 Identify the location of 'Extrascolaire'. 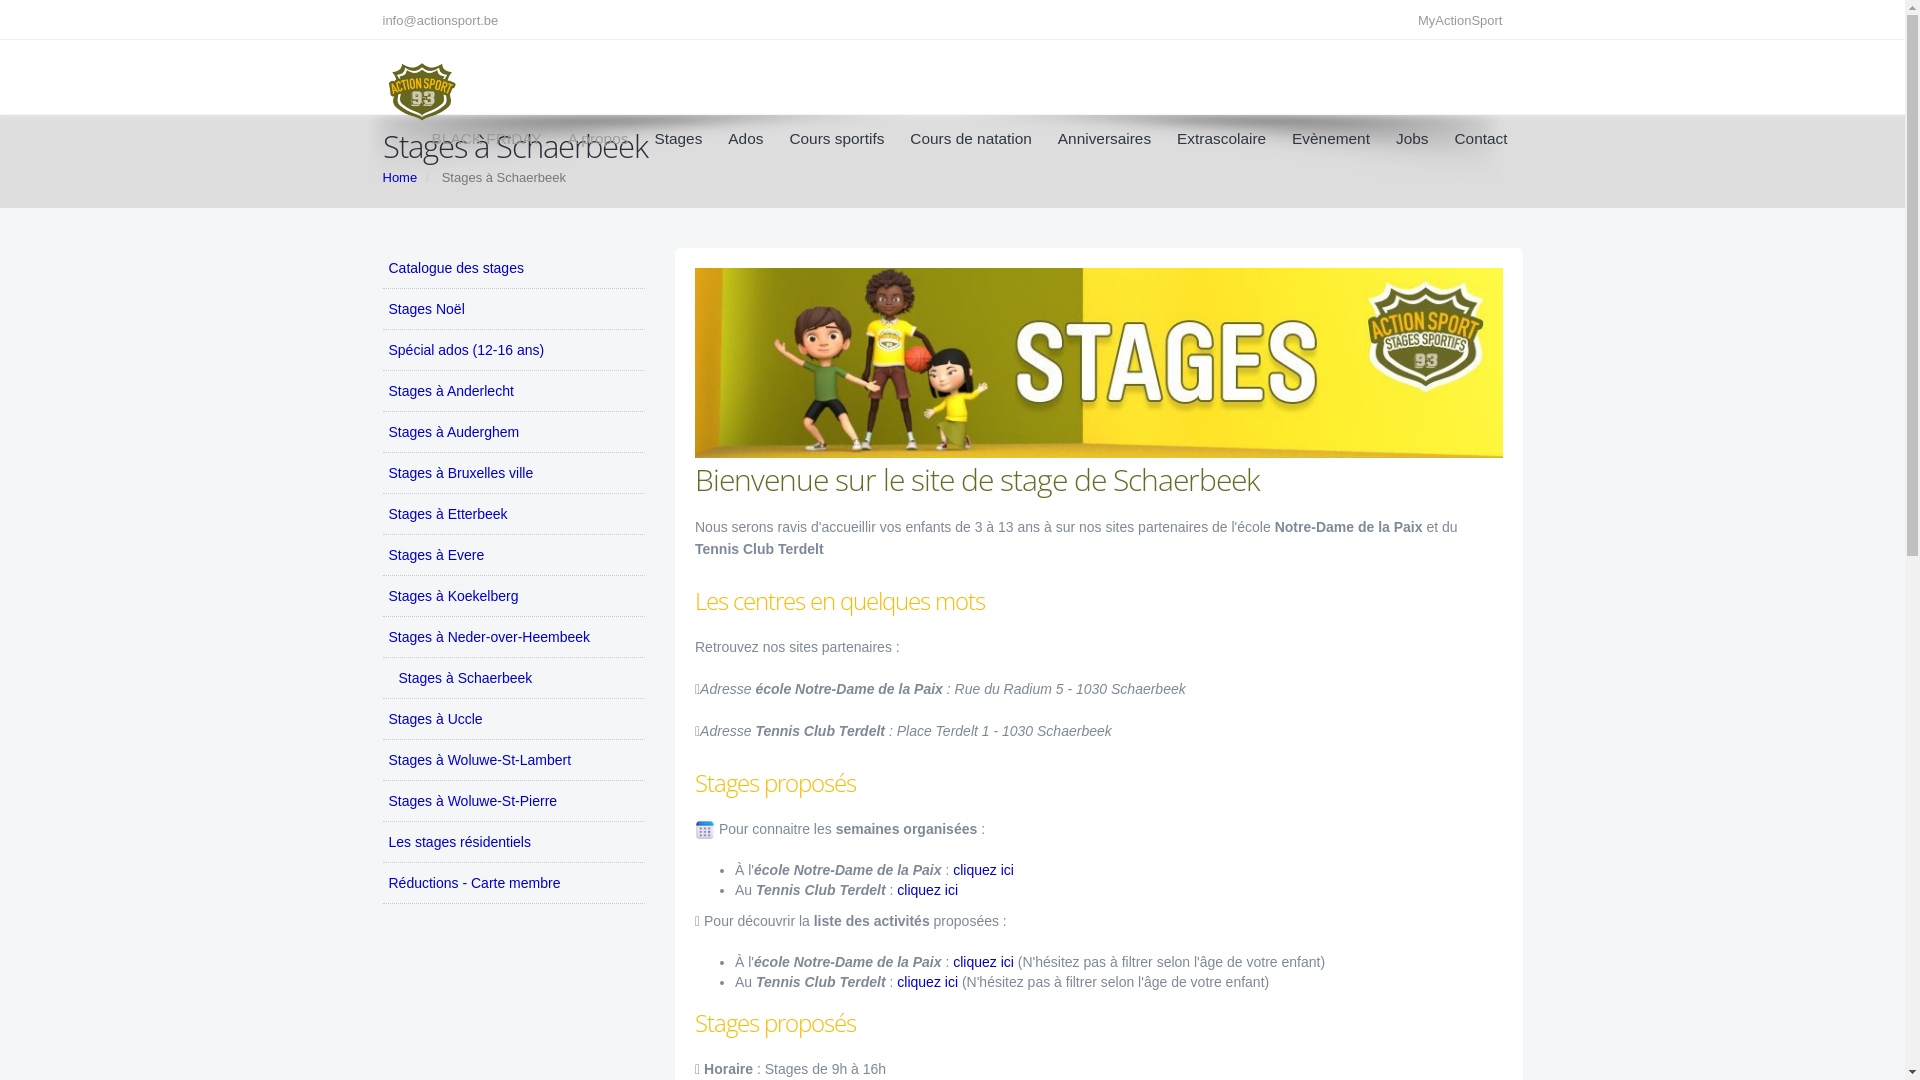
(1220, 137).